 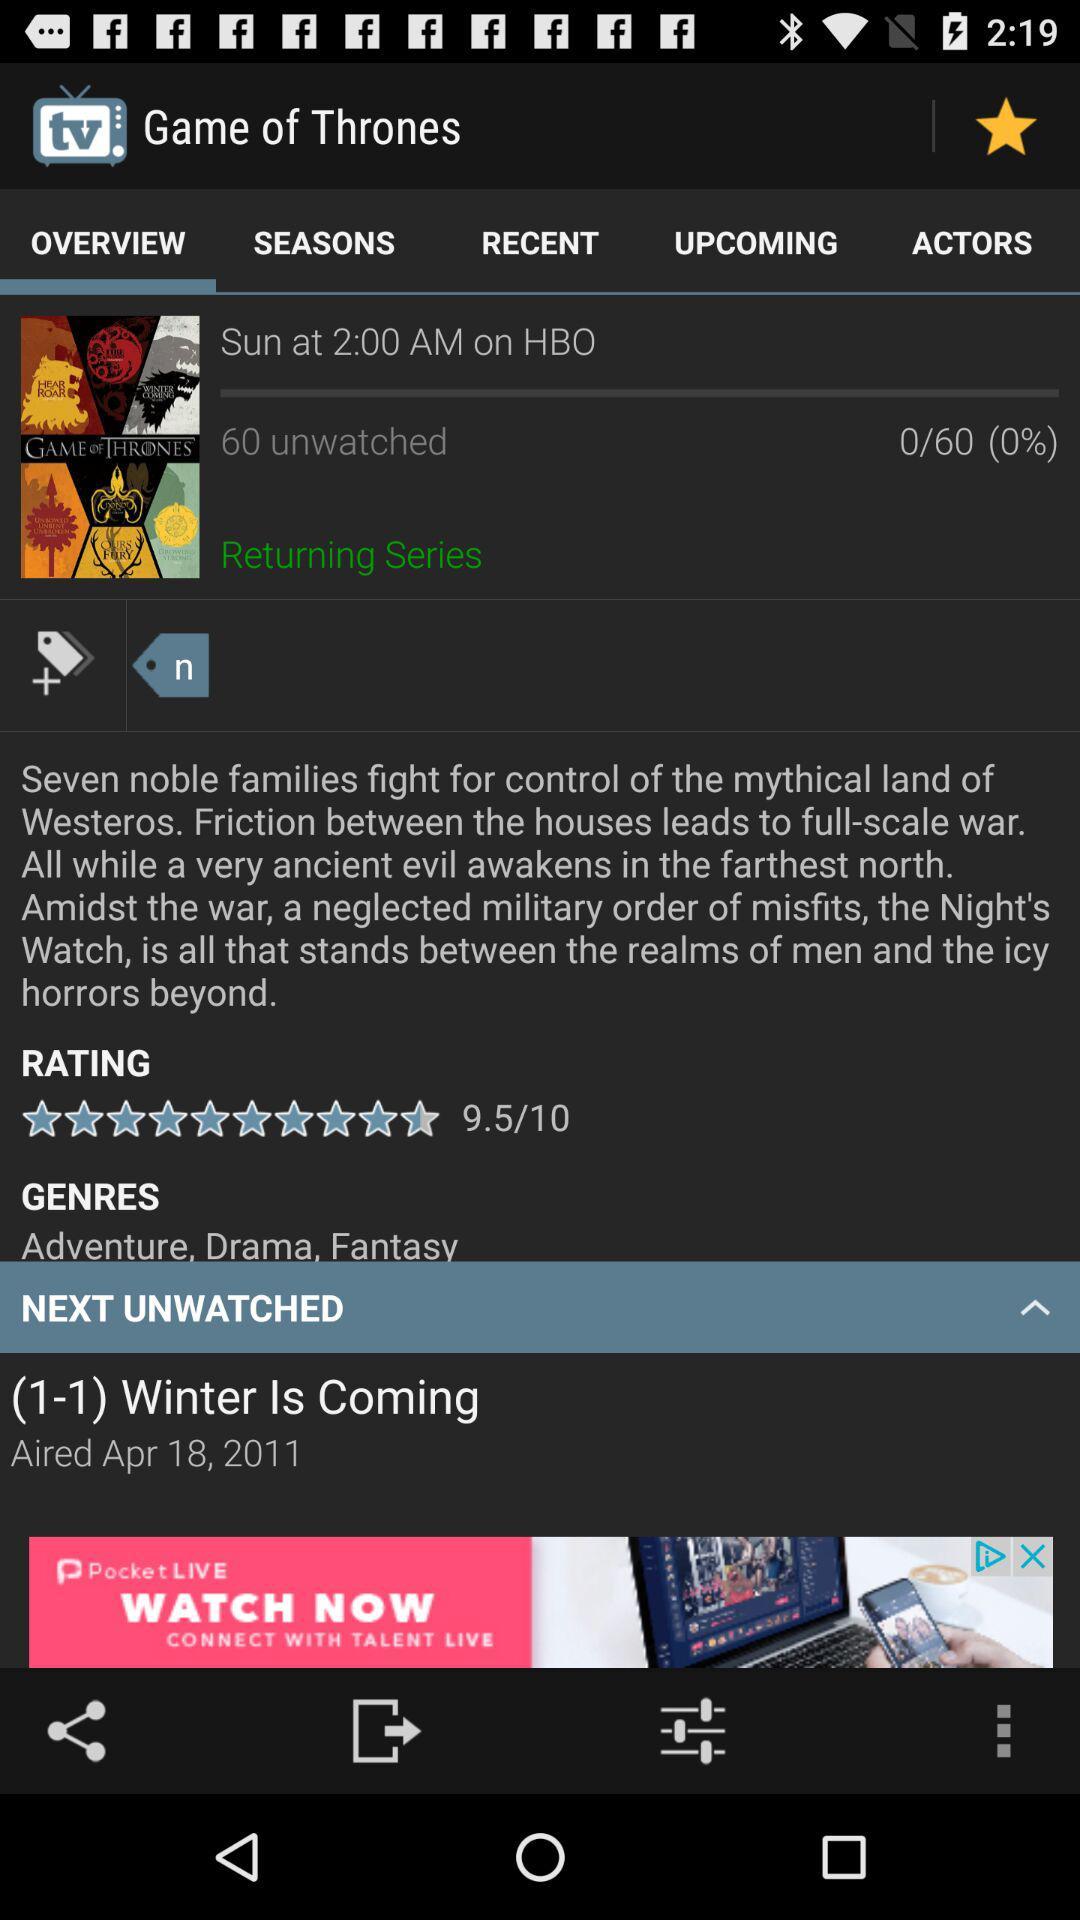 I want to click on remove tag, so click(x=61, y=662).